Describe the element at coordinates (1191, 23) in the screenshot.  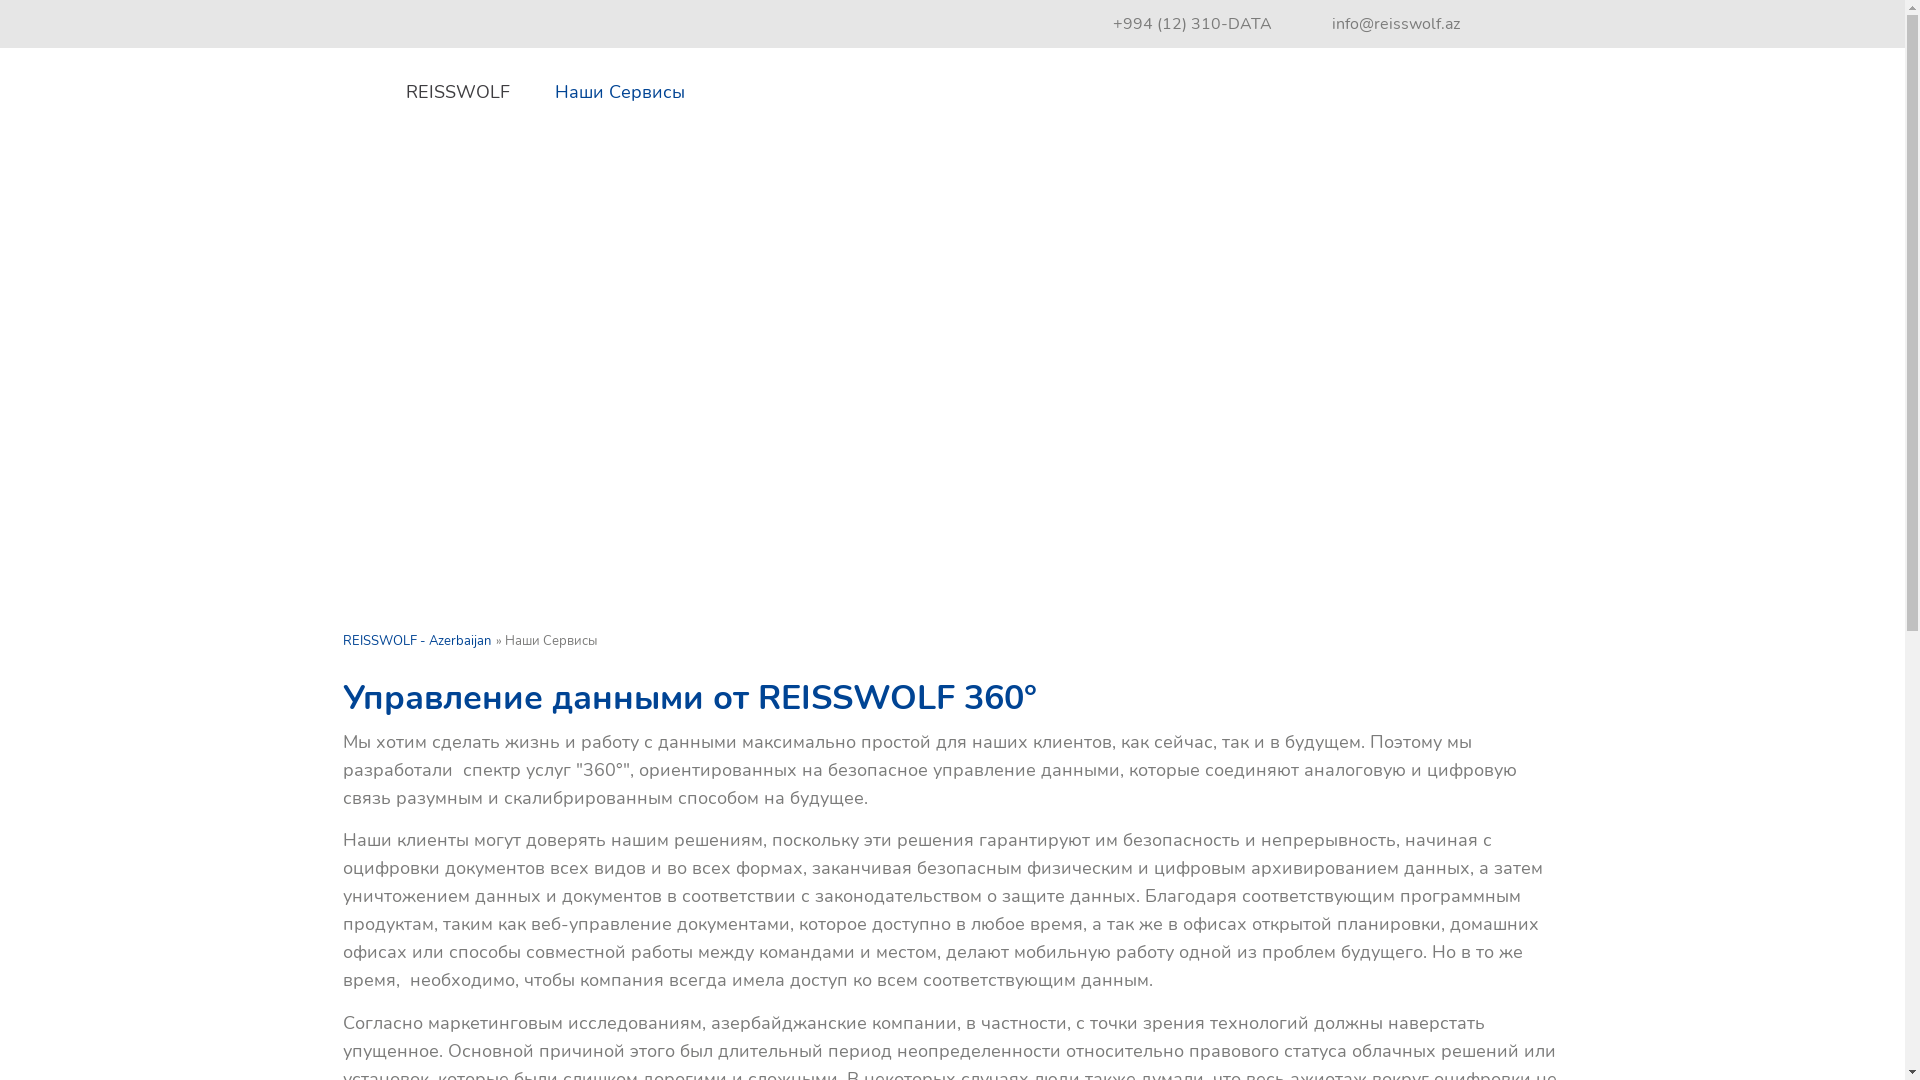
I see `'+994 (12) 310-DATA'` at that location.